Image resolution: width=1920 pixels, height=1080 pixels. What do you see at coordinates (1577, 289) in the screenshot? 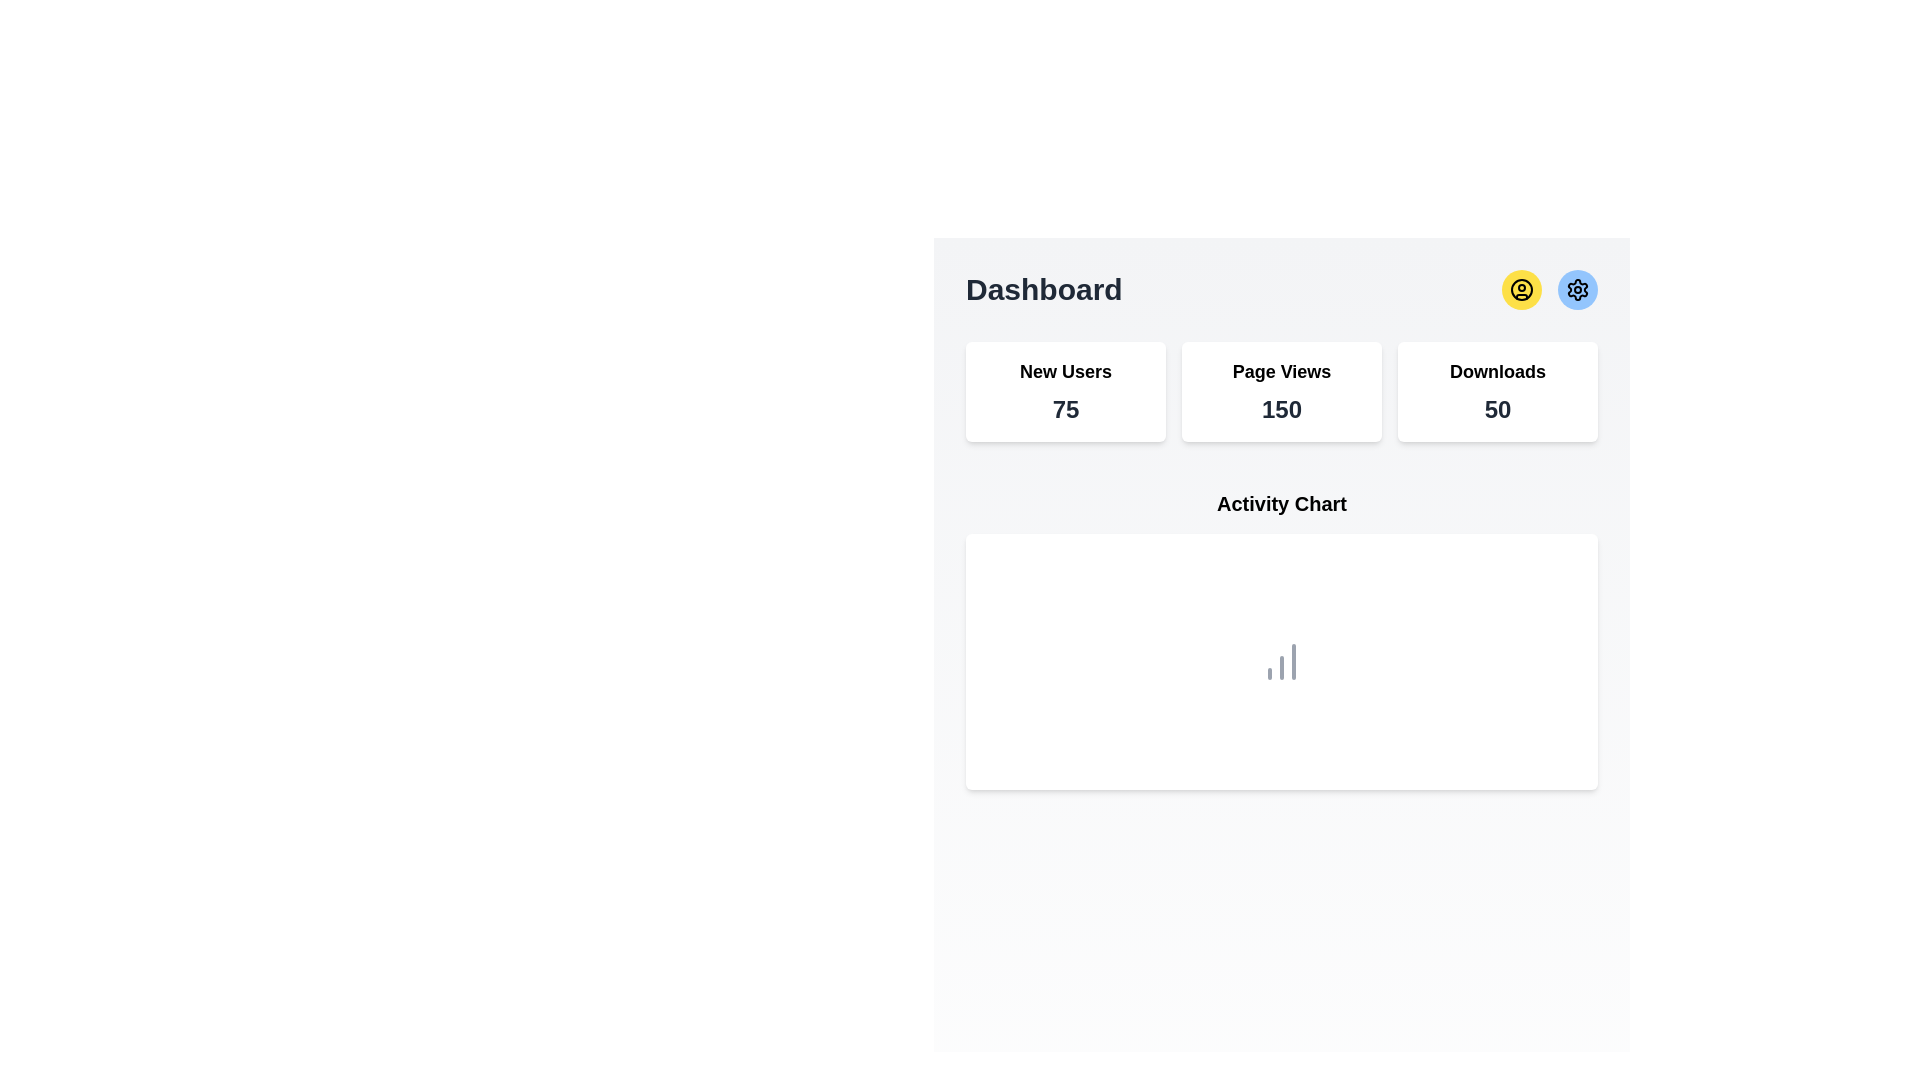
I see `the gear icon located in the top-right corner of the interface` at bounding box center [1577, 289].